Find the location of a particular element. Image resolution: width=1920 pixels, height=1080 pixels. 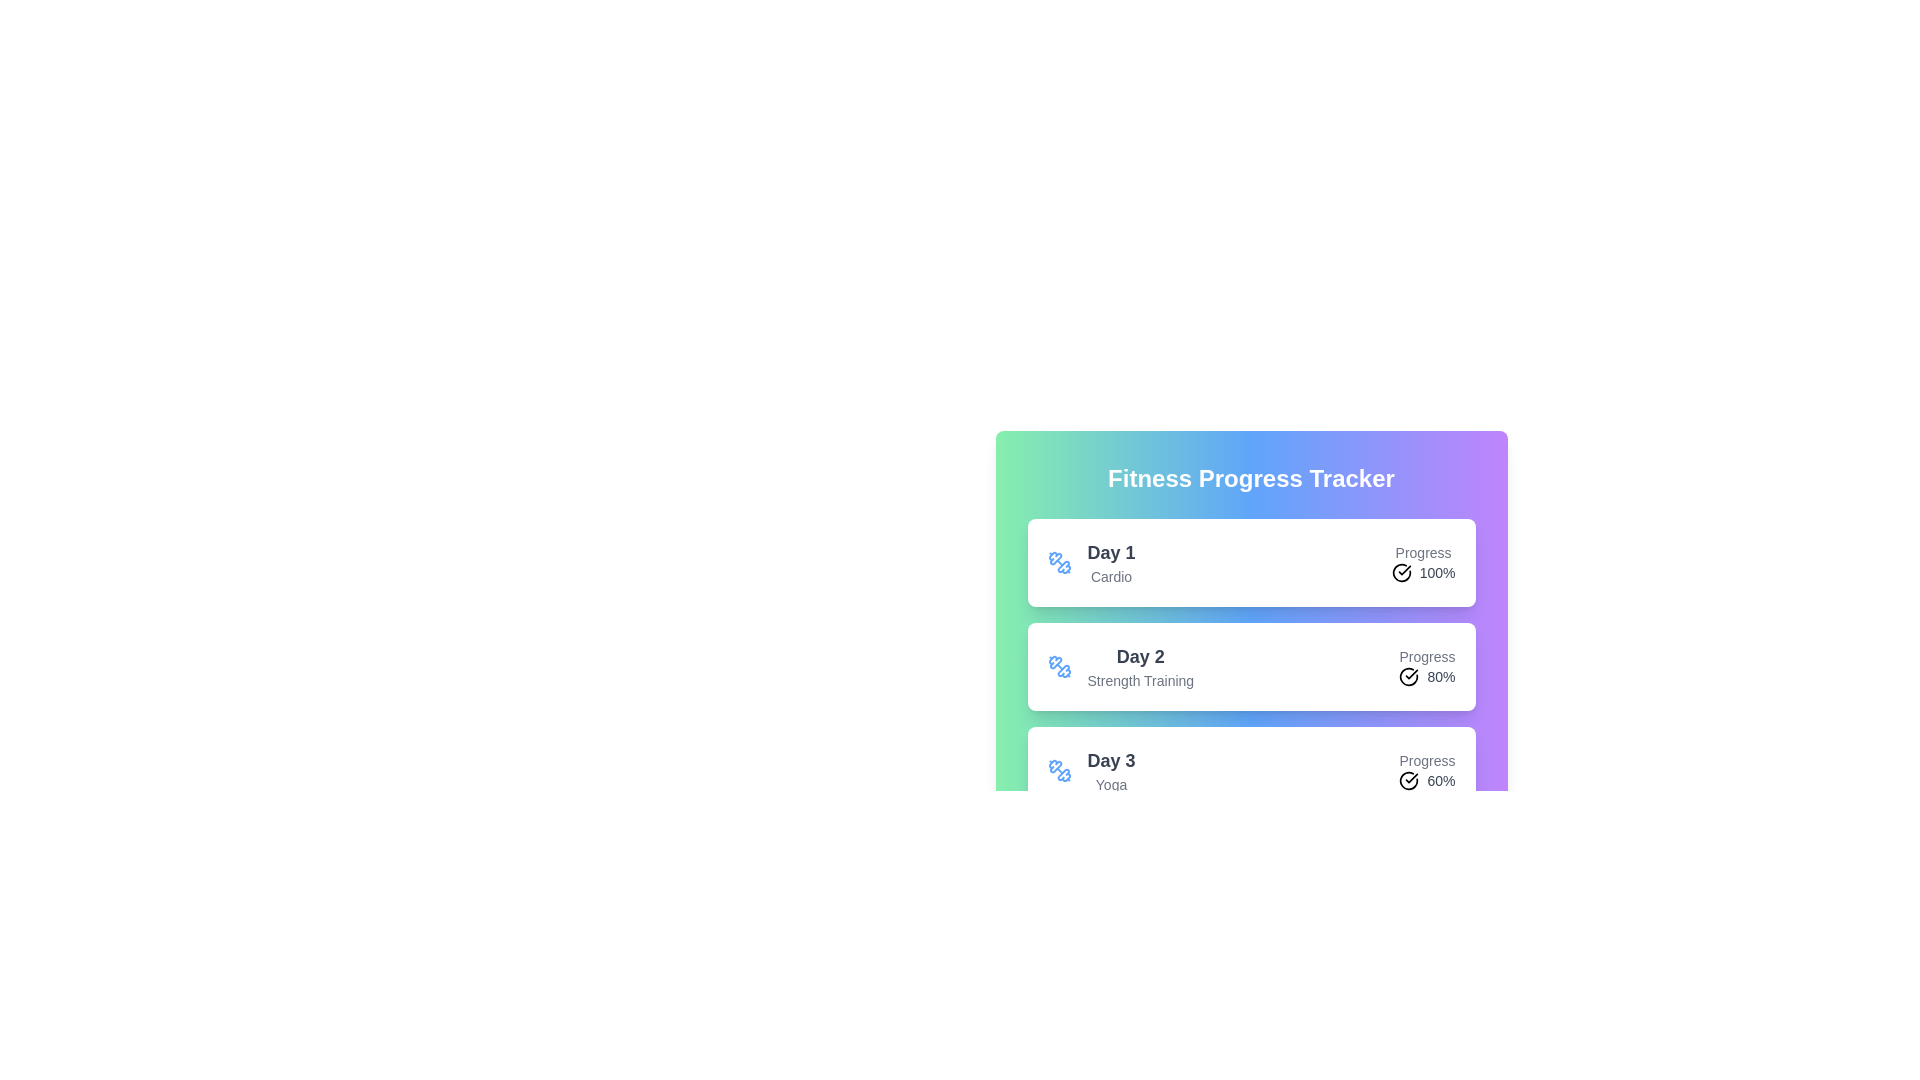

the workout item for Day 3 is located at coordinates (1250, 770).